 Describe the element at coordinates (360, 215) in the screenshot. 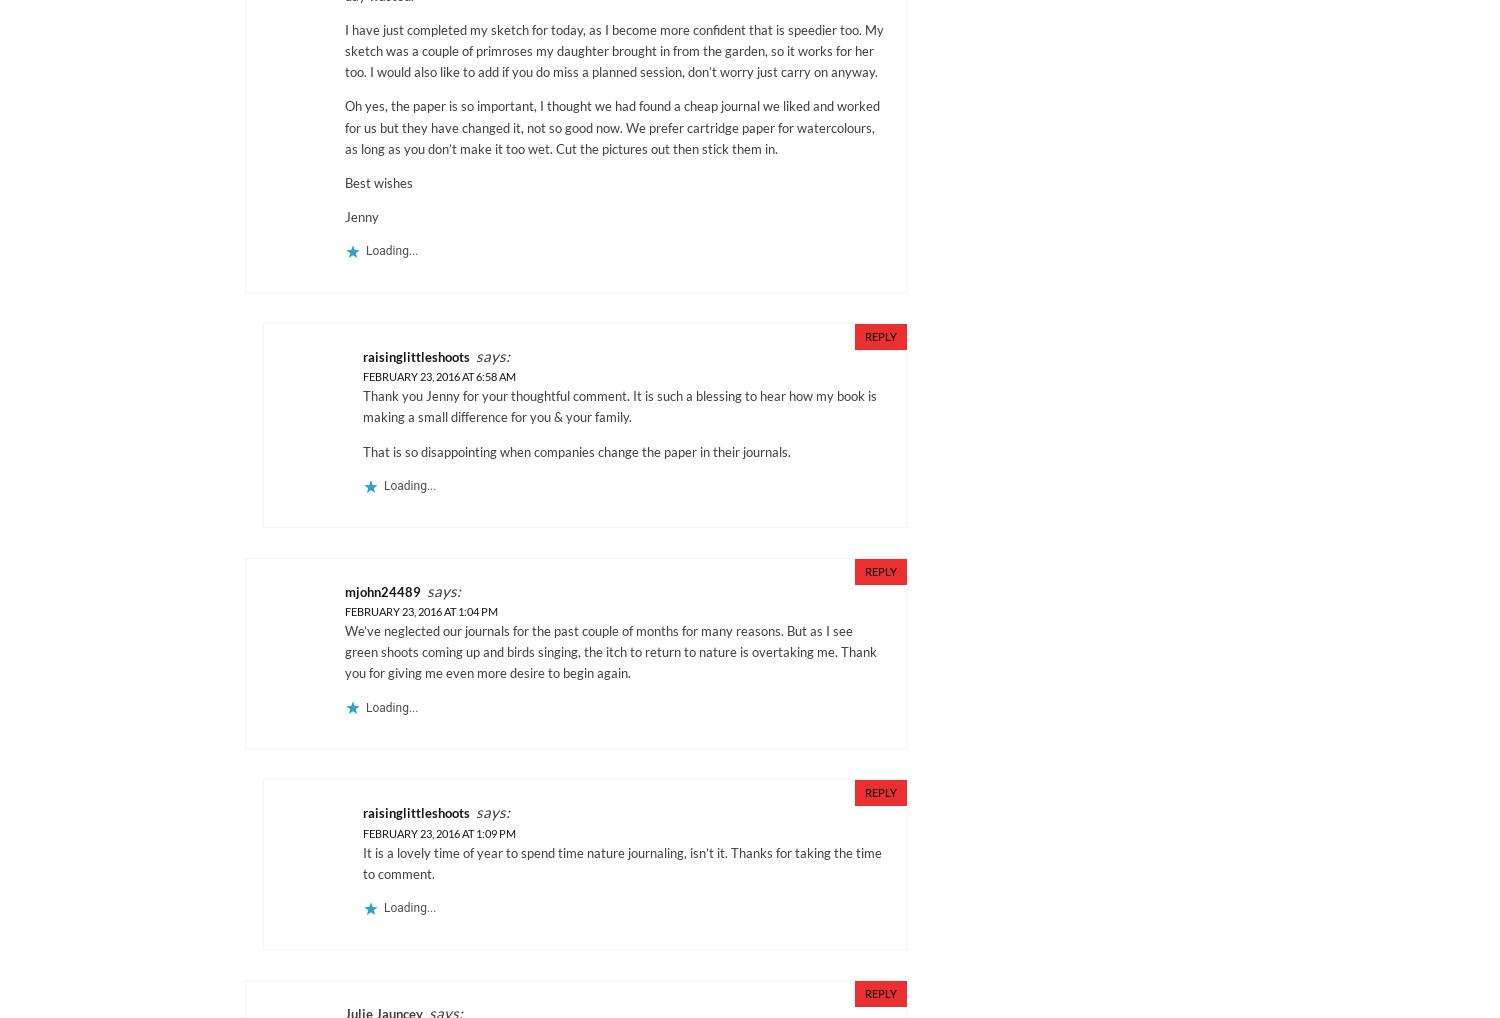

I see `'Jenny'` at that location.